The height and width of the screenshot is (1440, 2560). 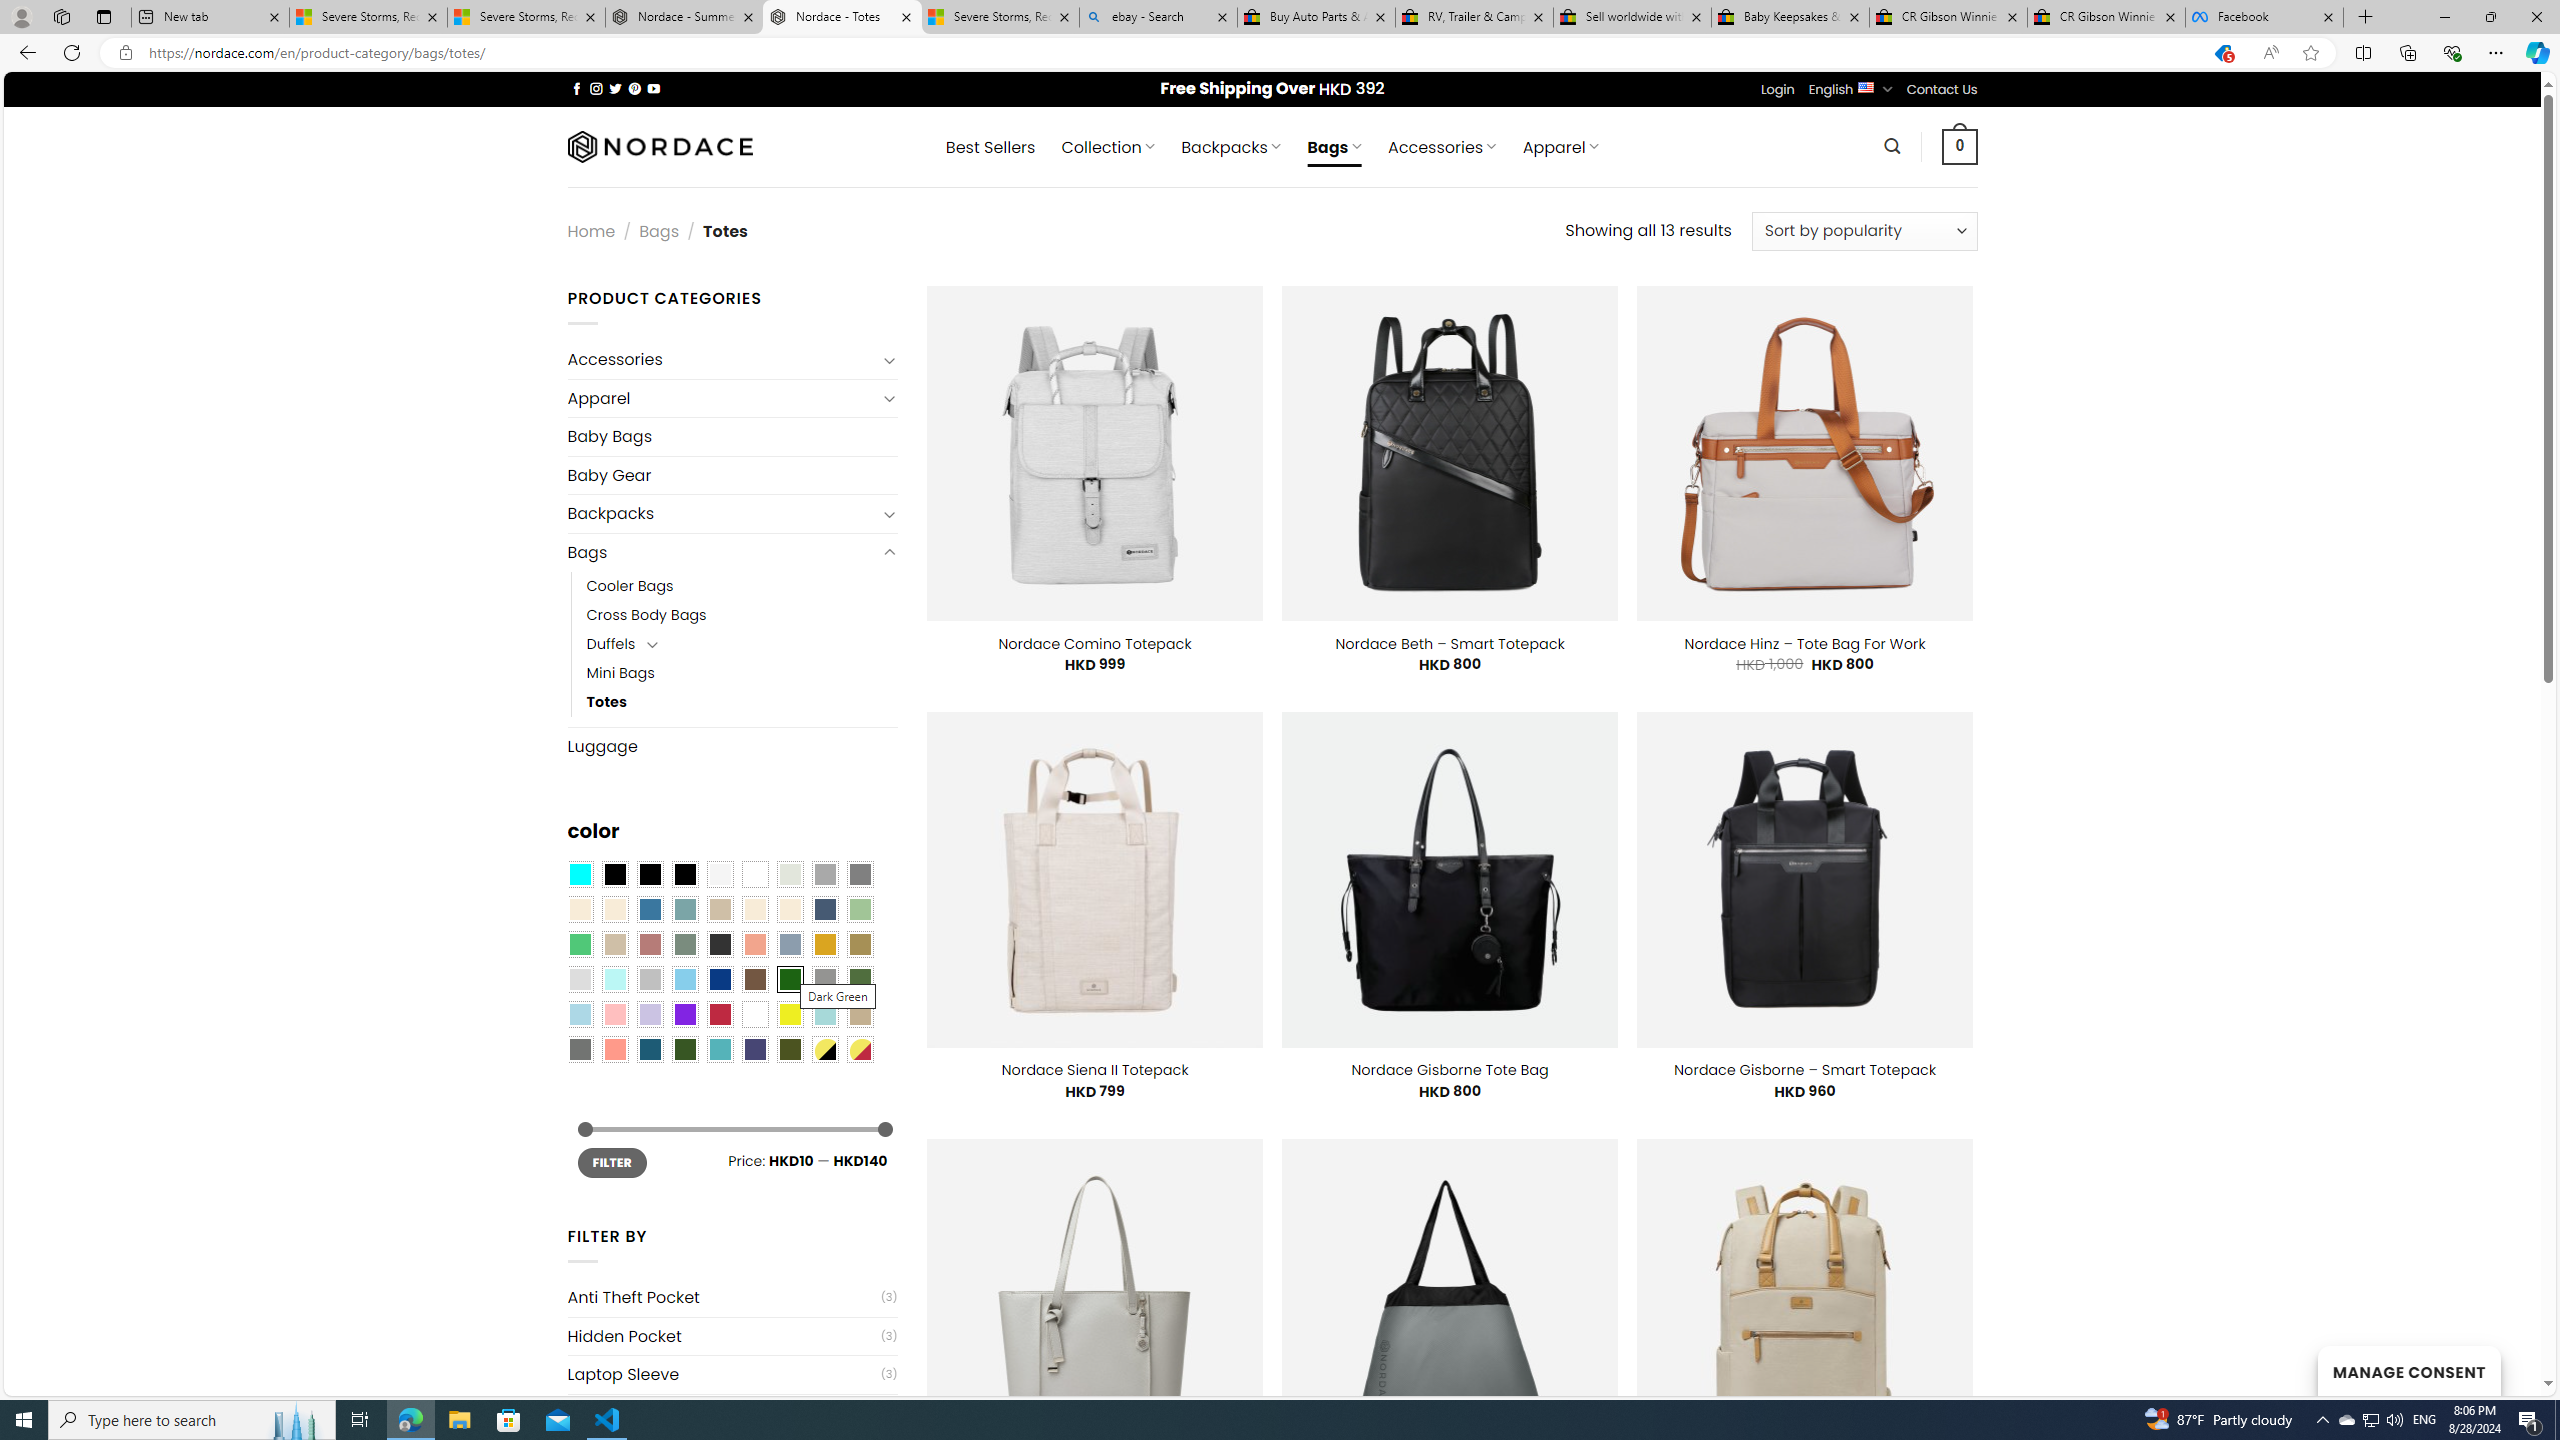 What do you see at coordinates (578, 1049) in the screenshot?
I see `'Dull Nickle'` at bounding box center [578, 1049].